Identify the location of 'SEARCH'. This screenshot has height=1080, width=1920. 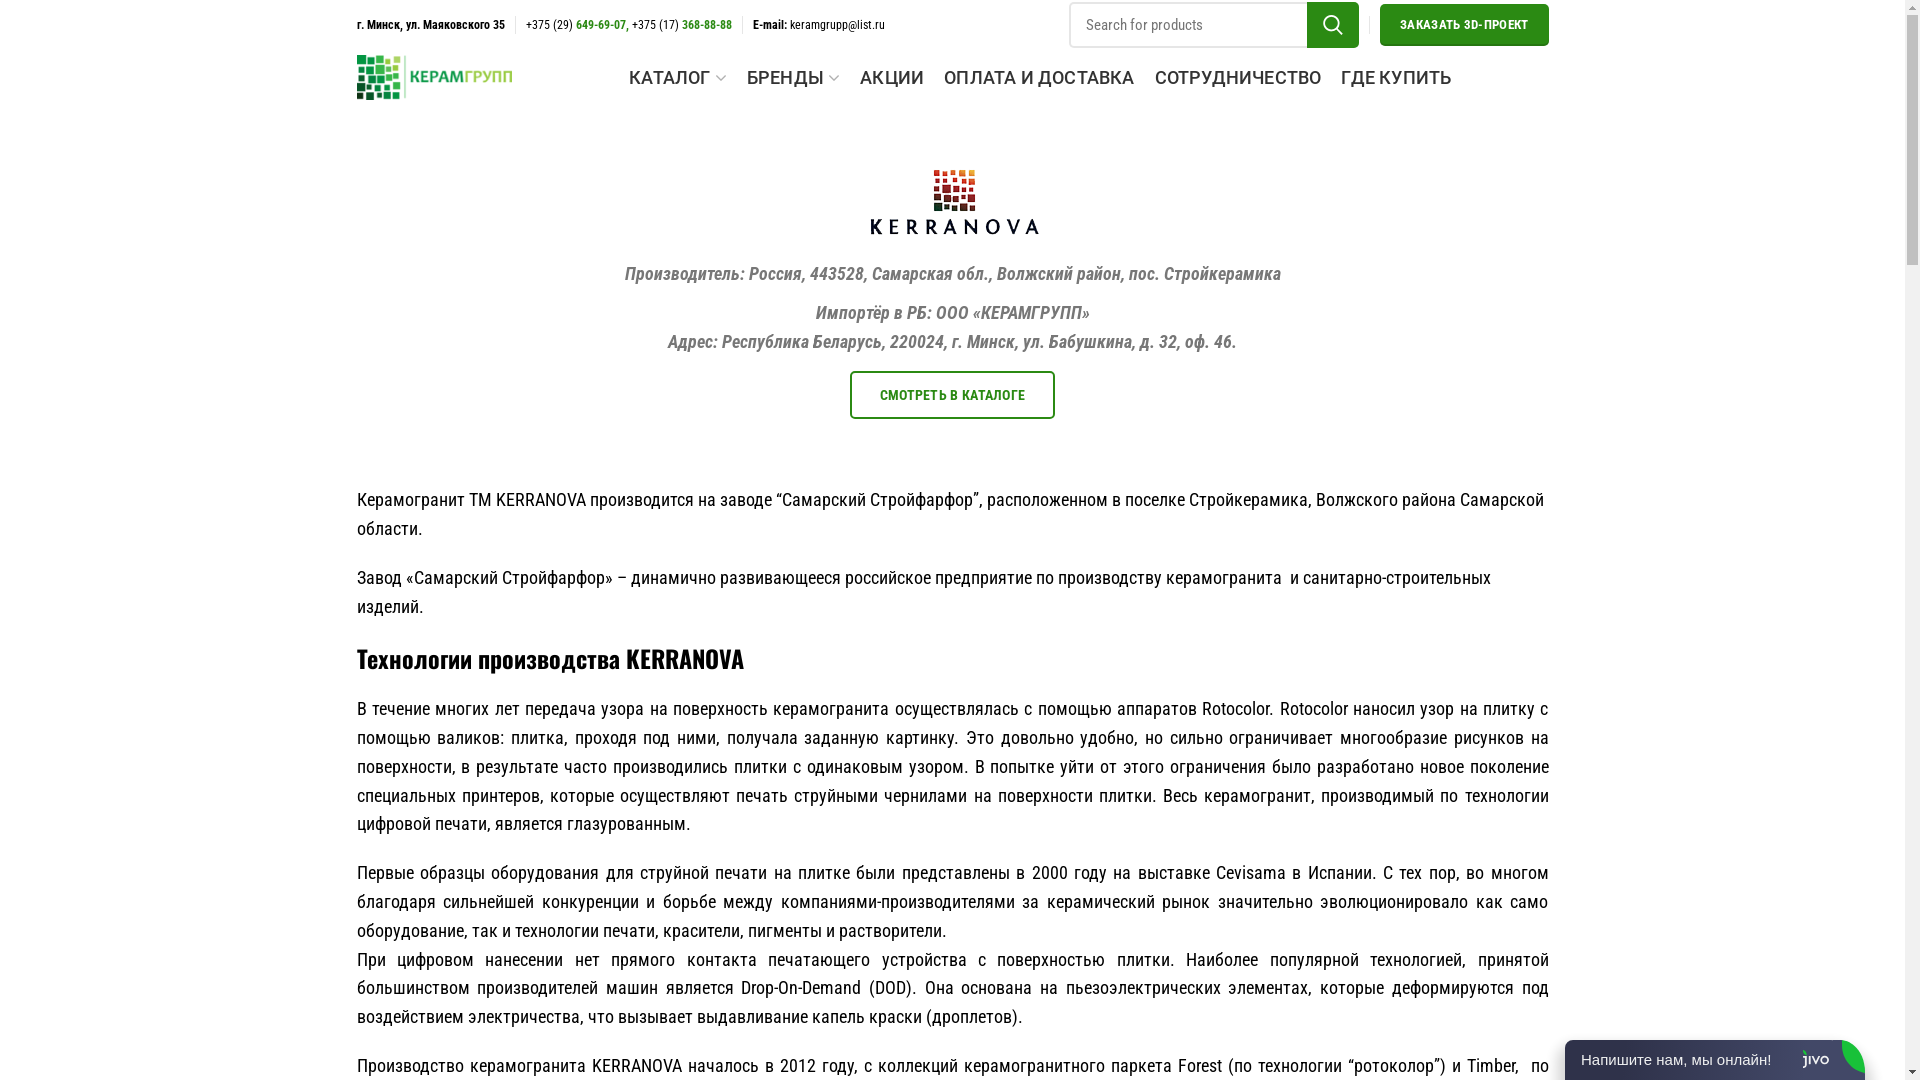
(1306, 24).